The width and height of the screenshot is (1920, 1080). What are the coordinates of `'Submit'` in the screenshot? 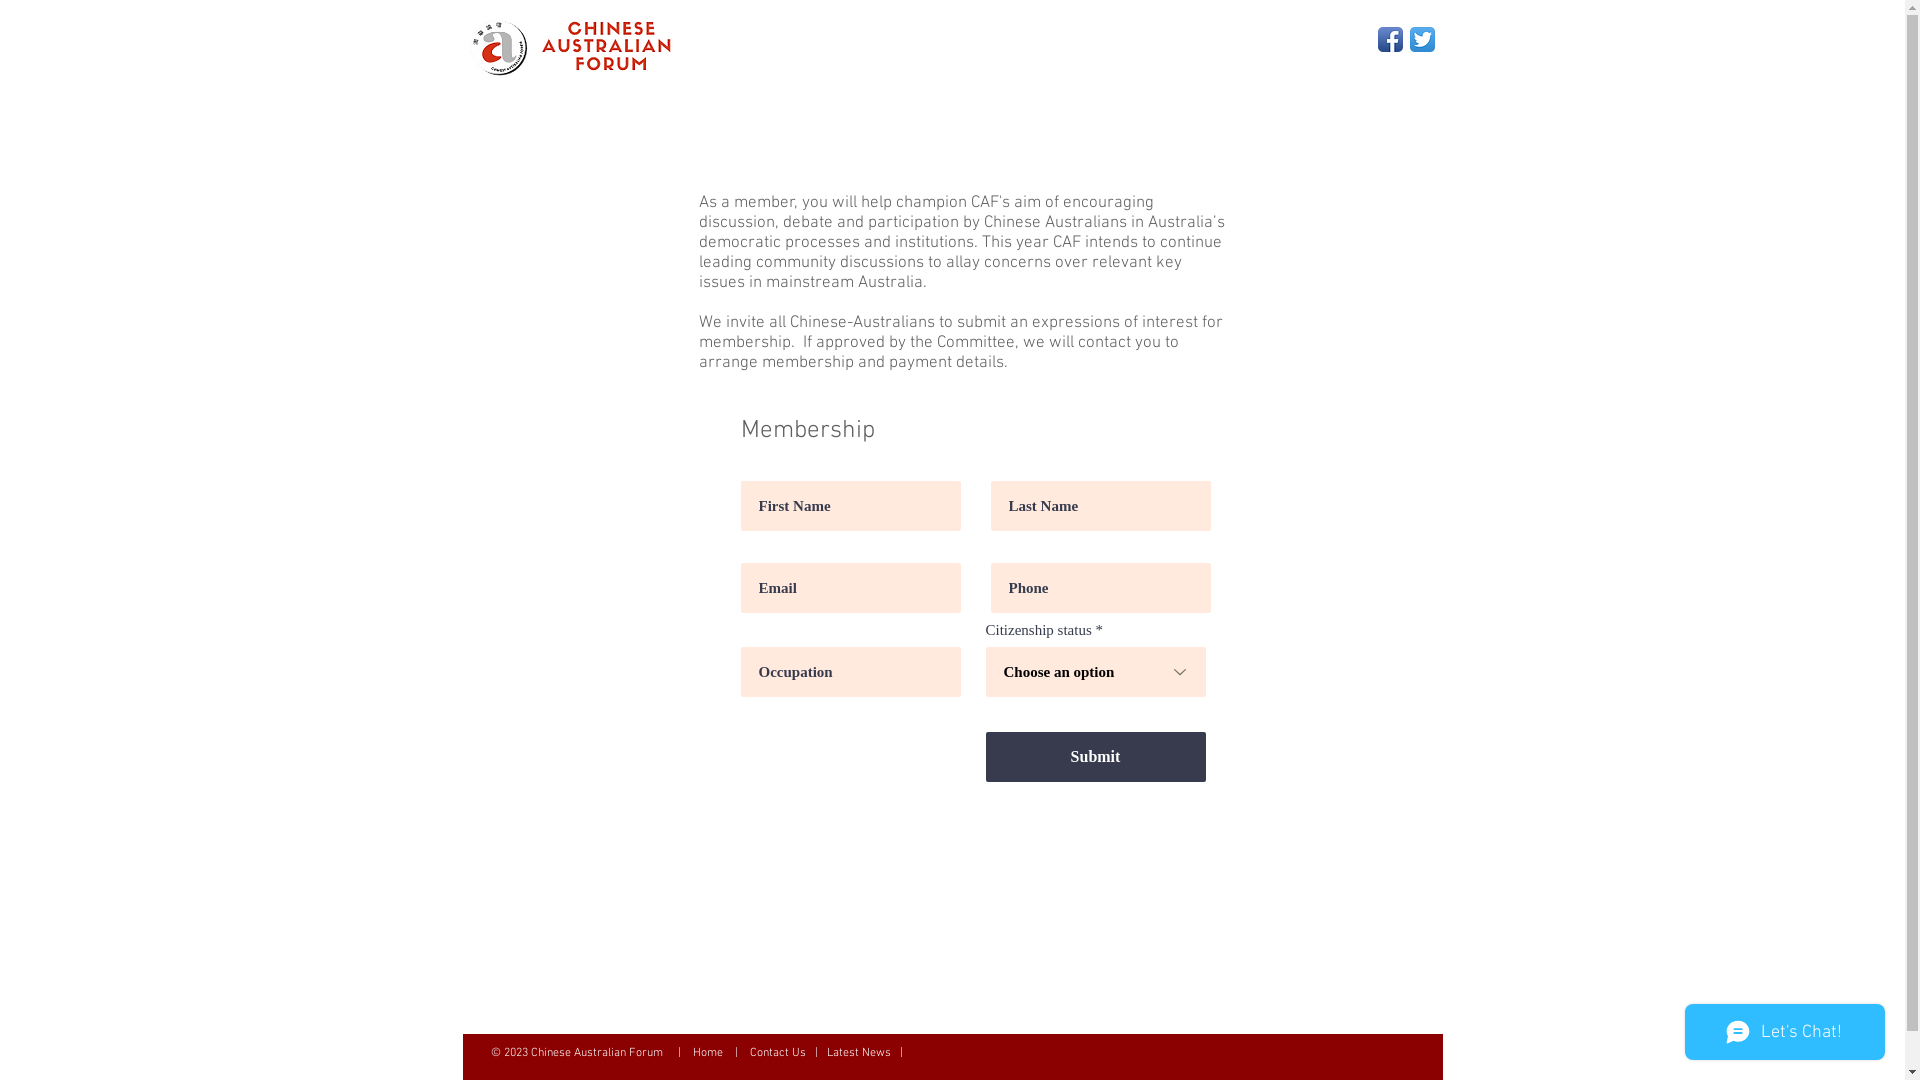 It's located at (985, 756).